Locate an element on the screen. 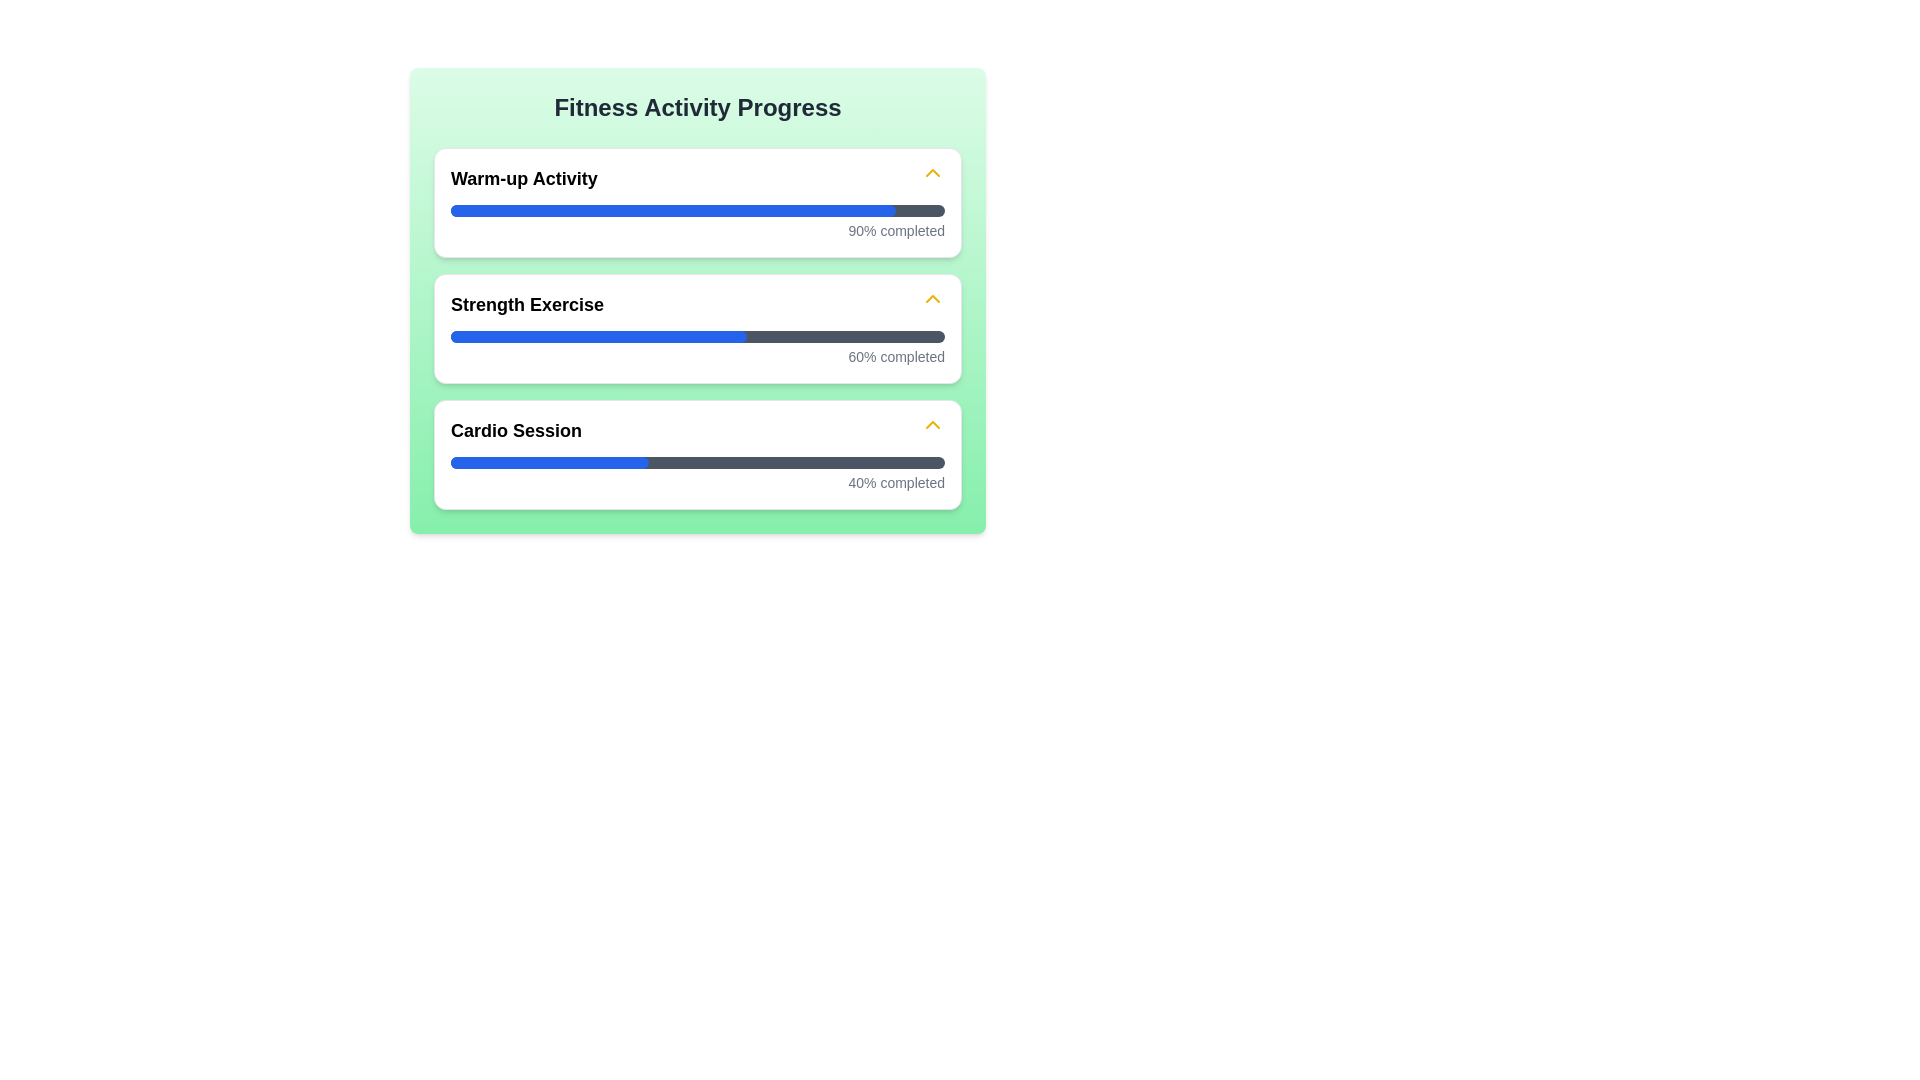 Image resolution: width=1920 pixels, height=1080 pixels. the text label that serves as the title for the second box in a vertical arrangement of activity names, positioned above the progress bar is located at coordinates (527, 304).